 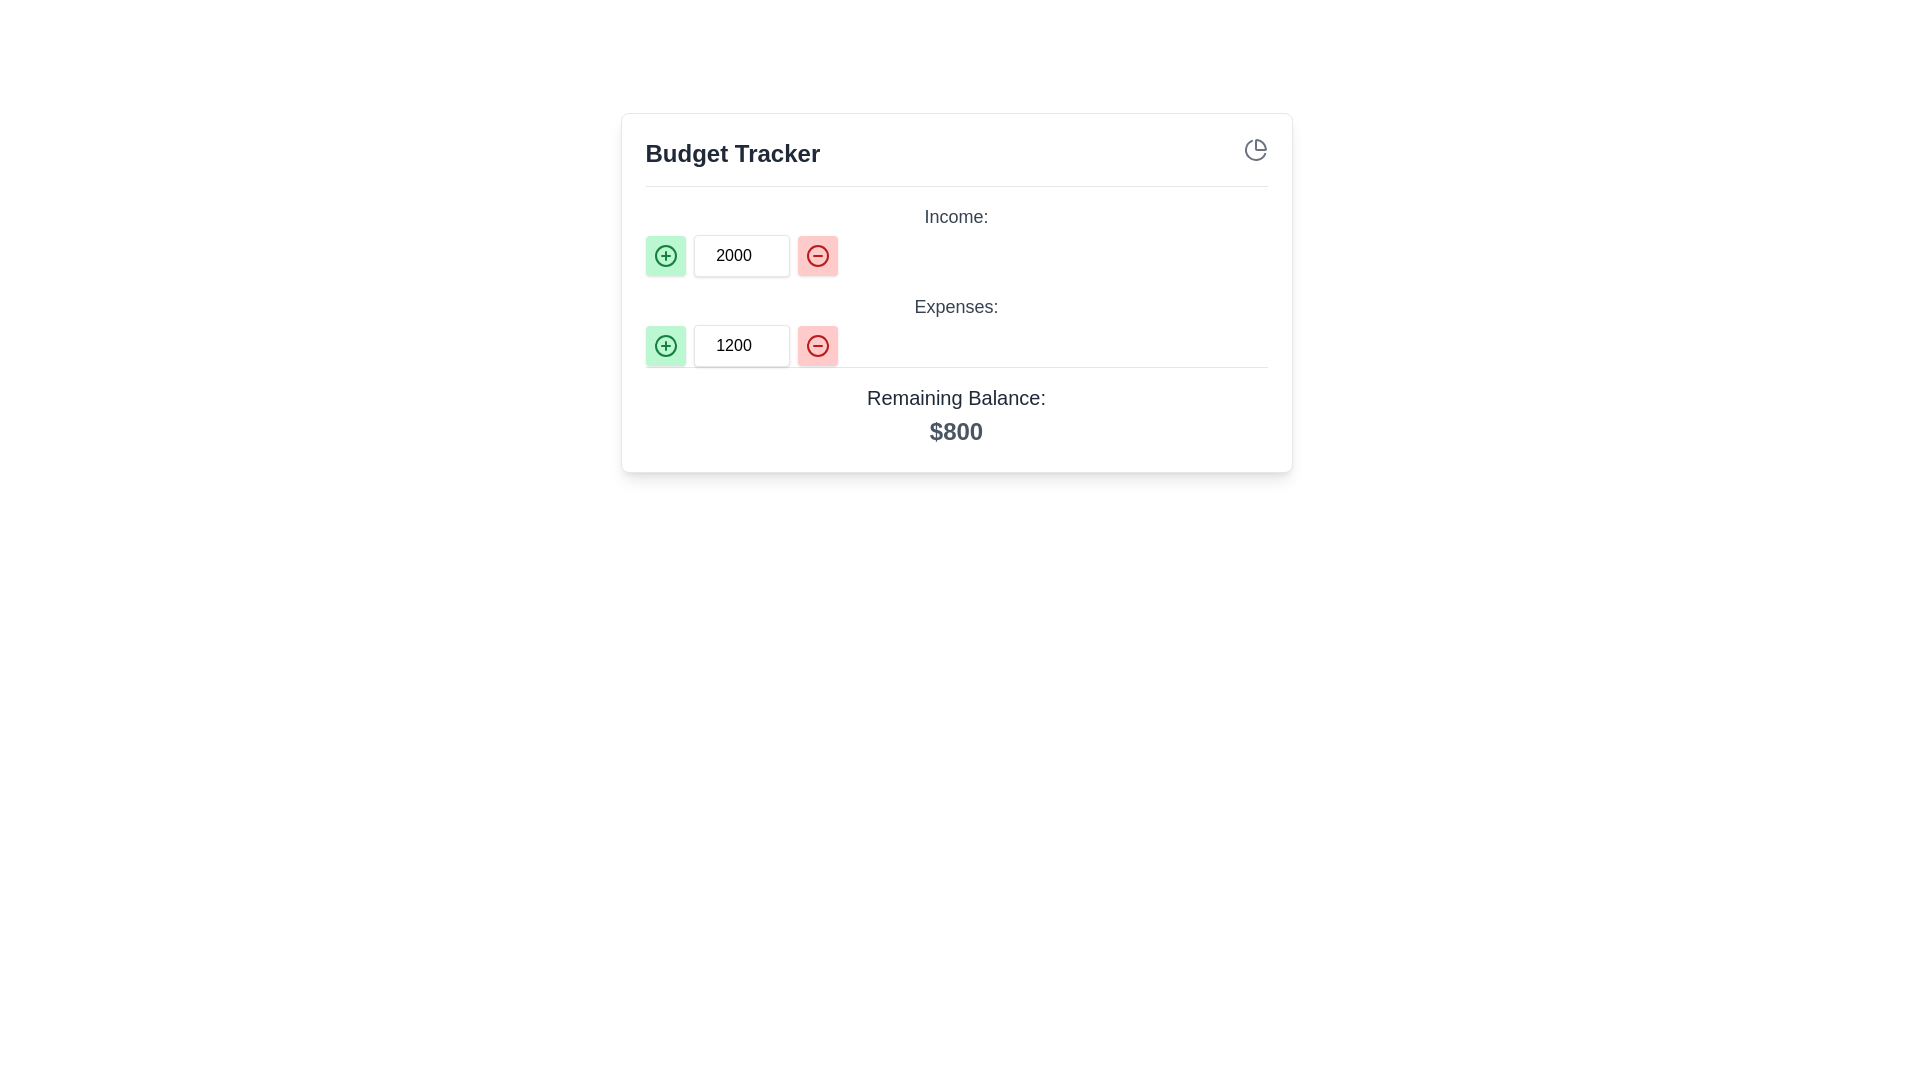 I want to click on the Text Display showing the remaining balance of '$800' in bold and gray color, located directly below the 'Remaining Balance:' label, so click(x=955, y=431).